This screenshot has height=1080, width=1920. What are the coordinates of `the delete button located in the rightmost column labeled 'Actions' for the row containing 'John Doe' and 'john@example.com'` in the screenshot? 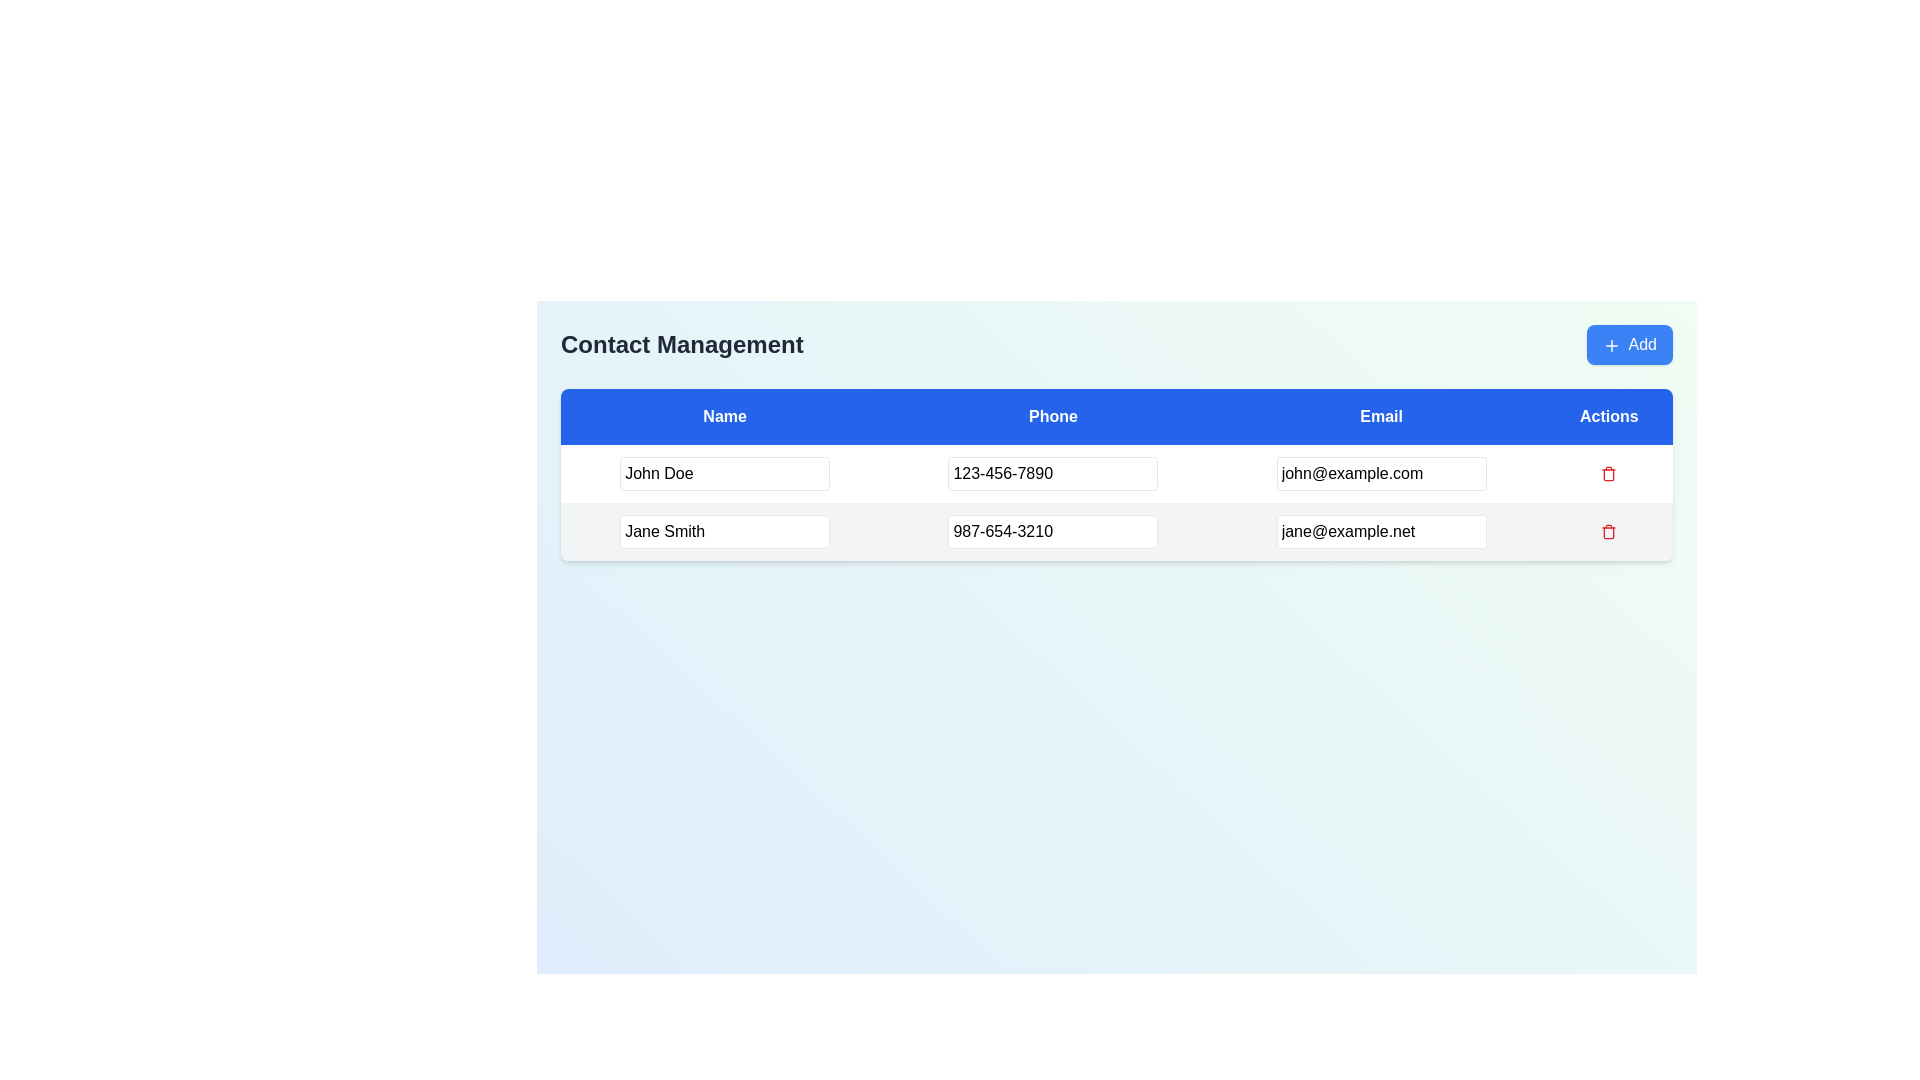 It's located at (1609, 474).